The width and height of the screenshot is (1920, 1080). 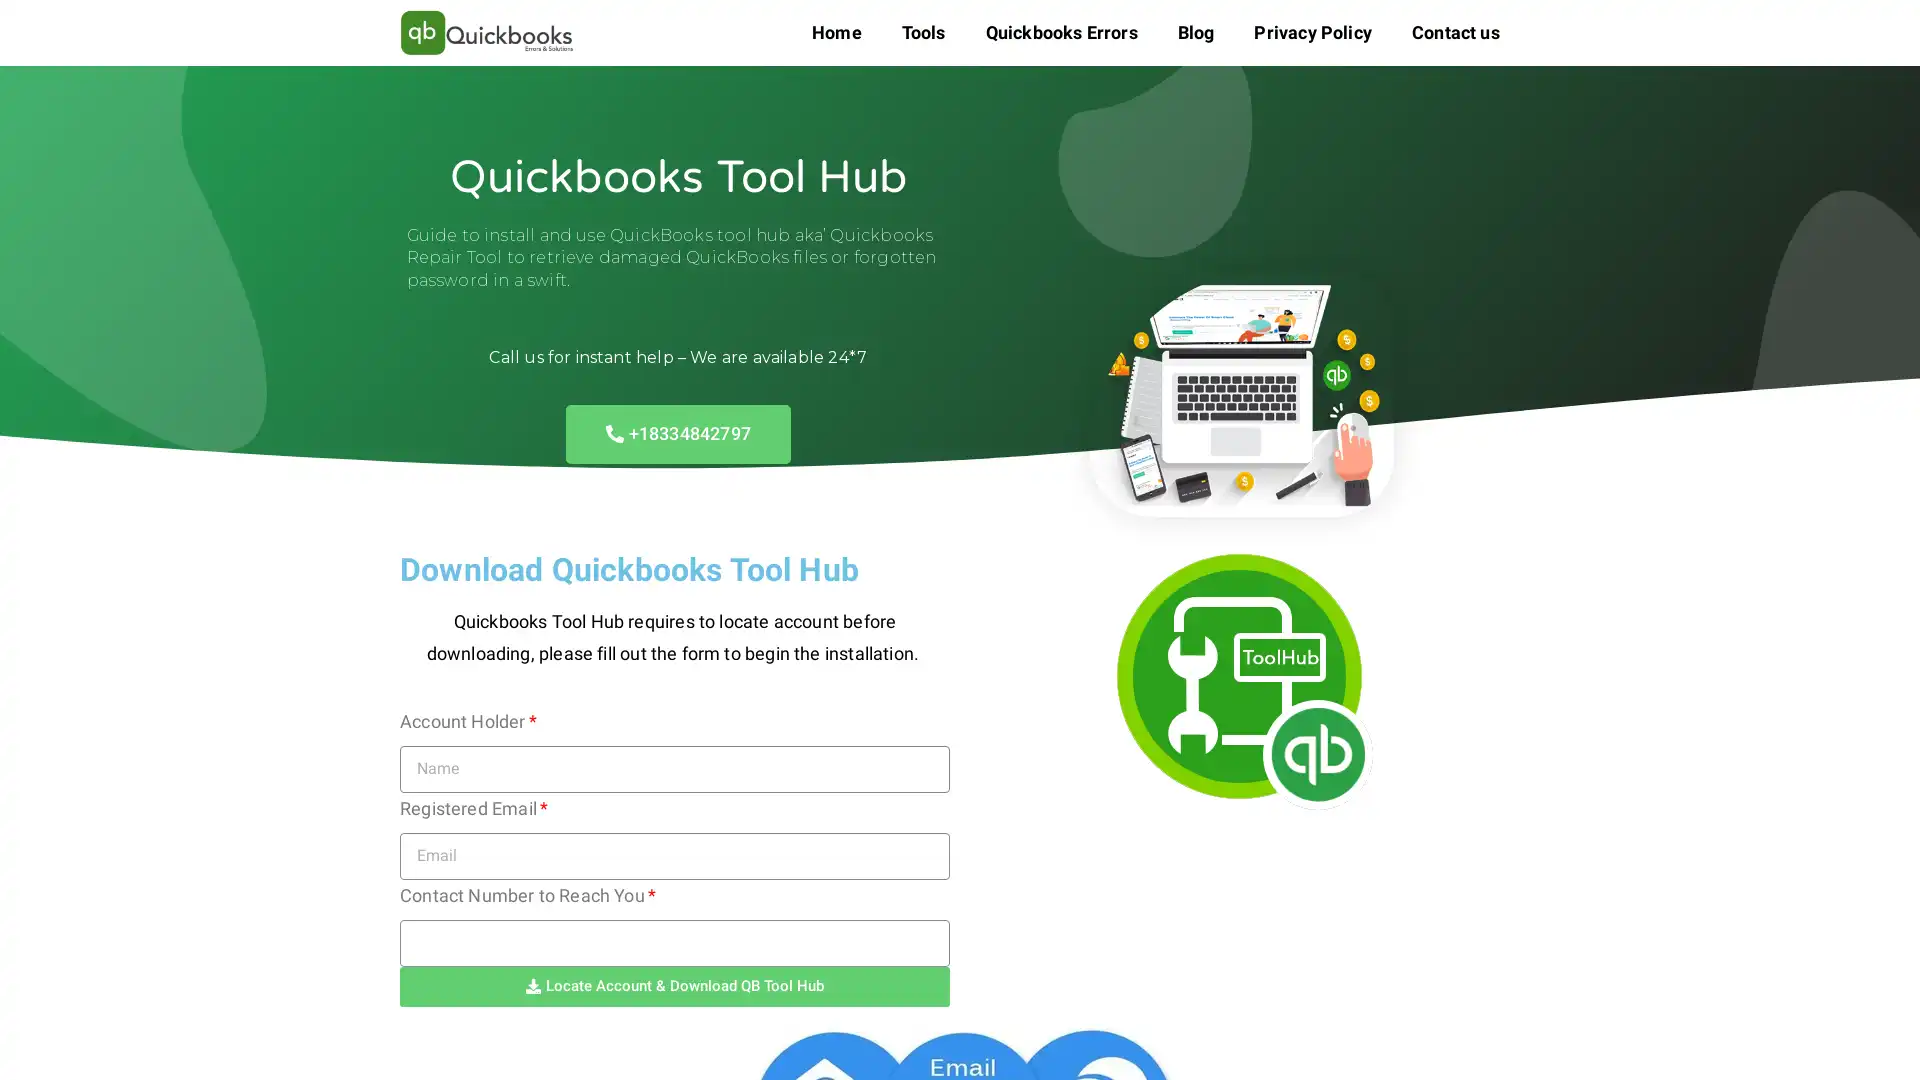 I want to click on Locate Account & Download QB Tool Hub, so click(x=675, y=985).